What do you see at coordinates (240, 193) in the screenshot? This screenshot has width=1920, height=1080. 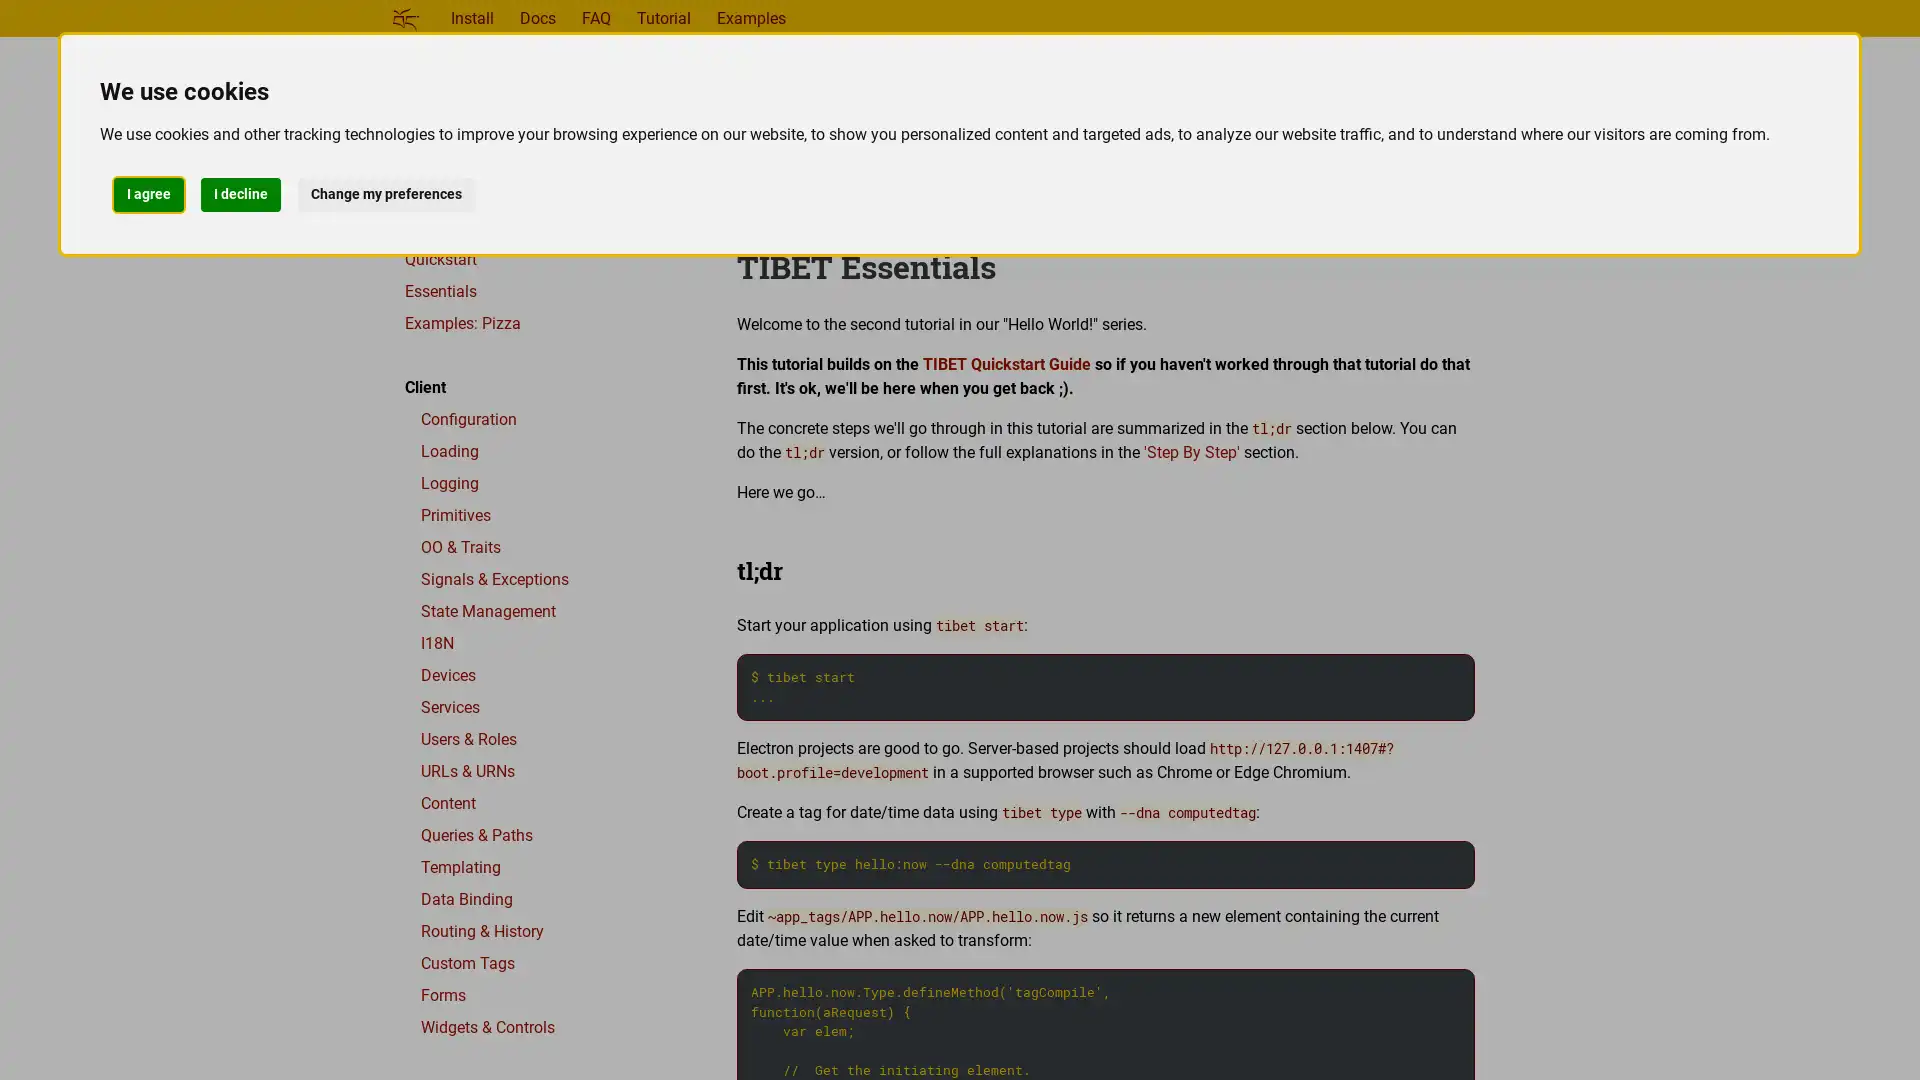 I see `I decline` at bounding box center [240, 193].